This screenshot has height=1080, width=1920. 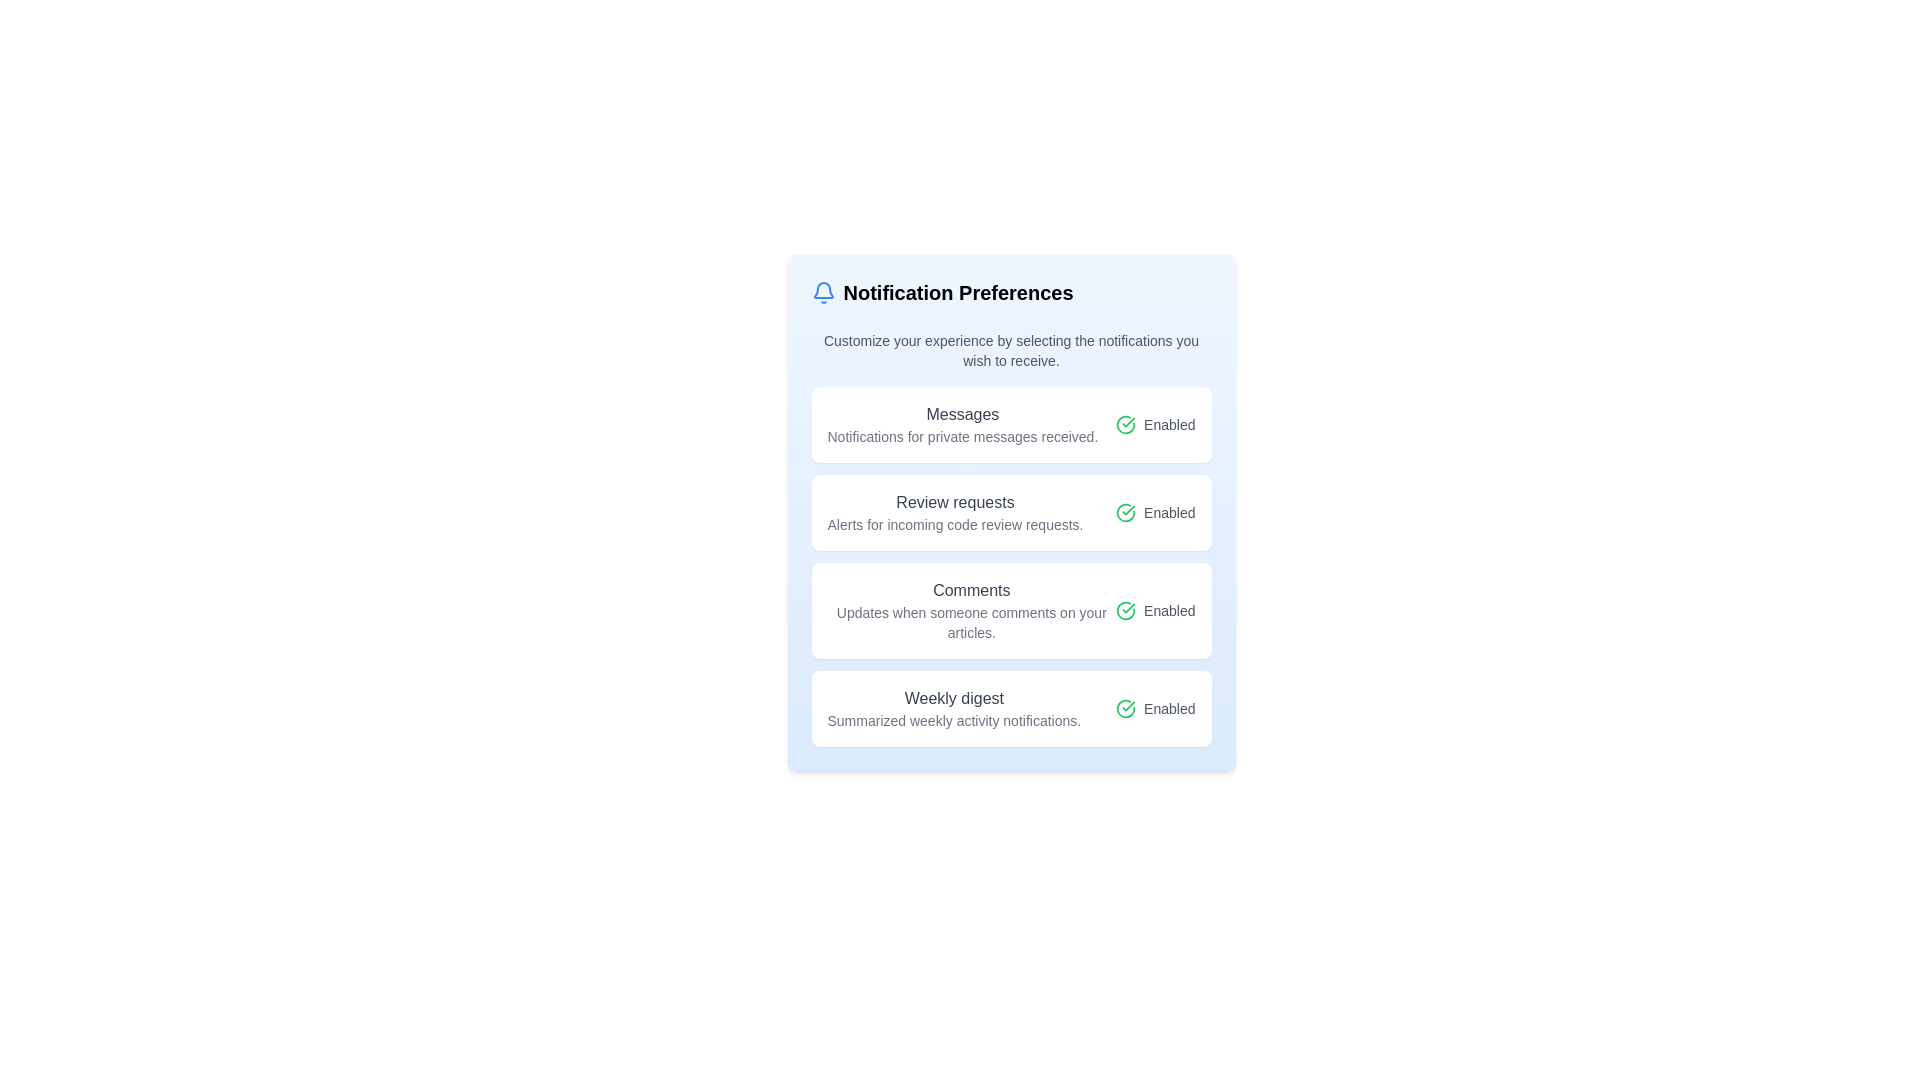 What do you see at coordinates (1126, 512) in the screenshot?
I see `the green circular icon with a white checkmark, which is located in the second row of notification settings labeled 'Review requests', adjacent to the 'Enabled' text` at bounding box center [1126, 512].